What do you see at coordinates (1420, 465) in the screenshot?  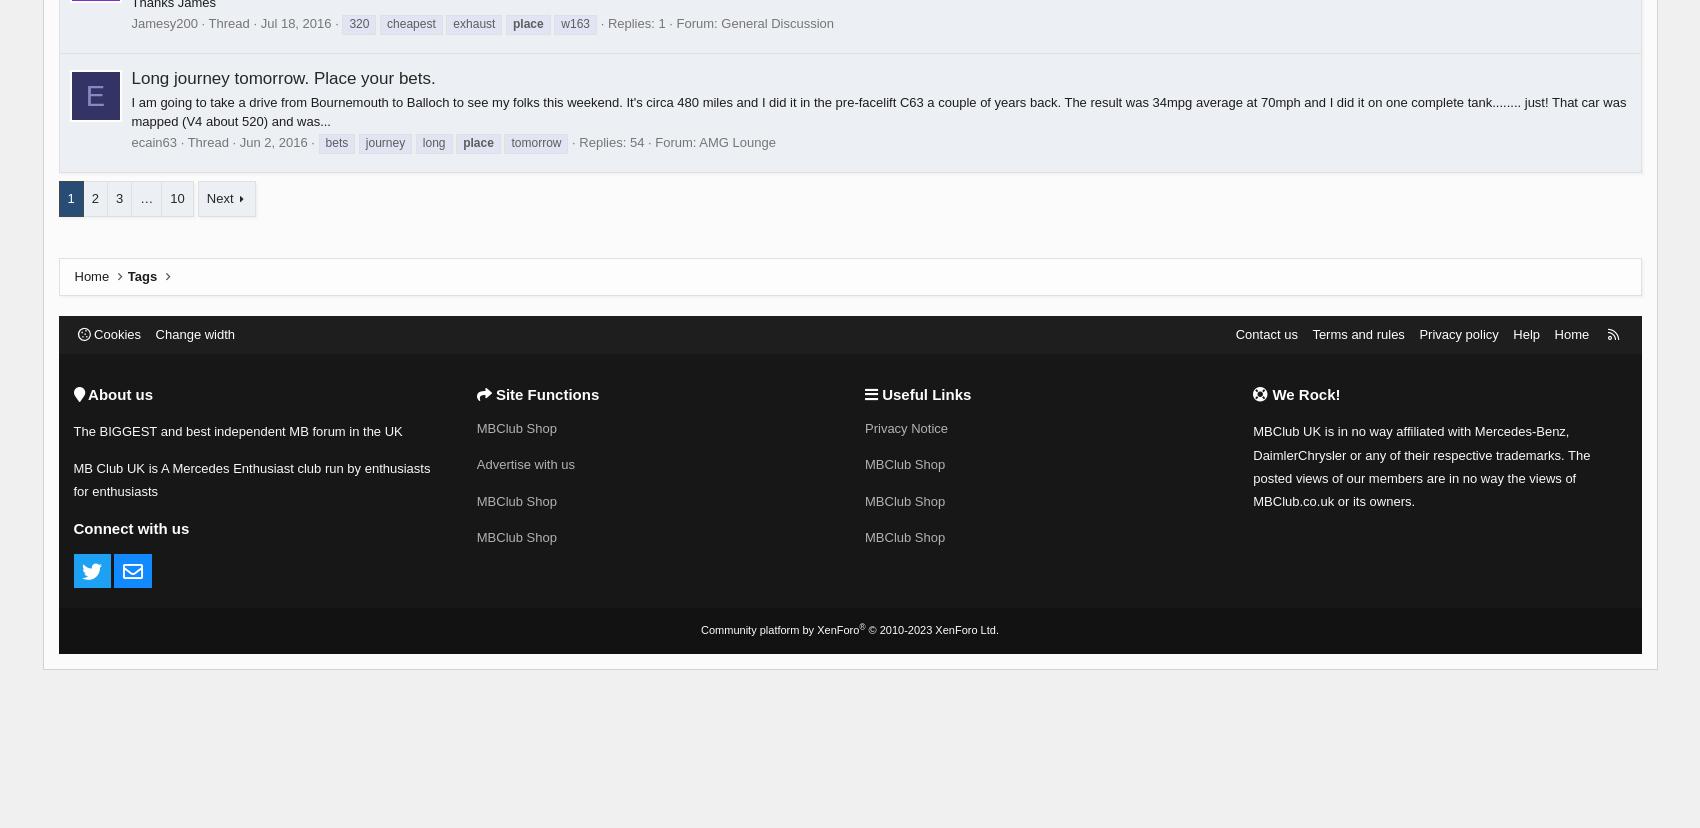 I see `'MBClub UK is in no way affiliated with Mercedes-Benz, DaimlerChrysler or any of their respective trademarks. The posted views of our members are in no way the views of MBClub.co.uk or its owners.'` at bounding box center [1420, 465].